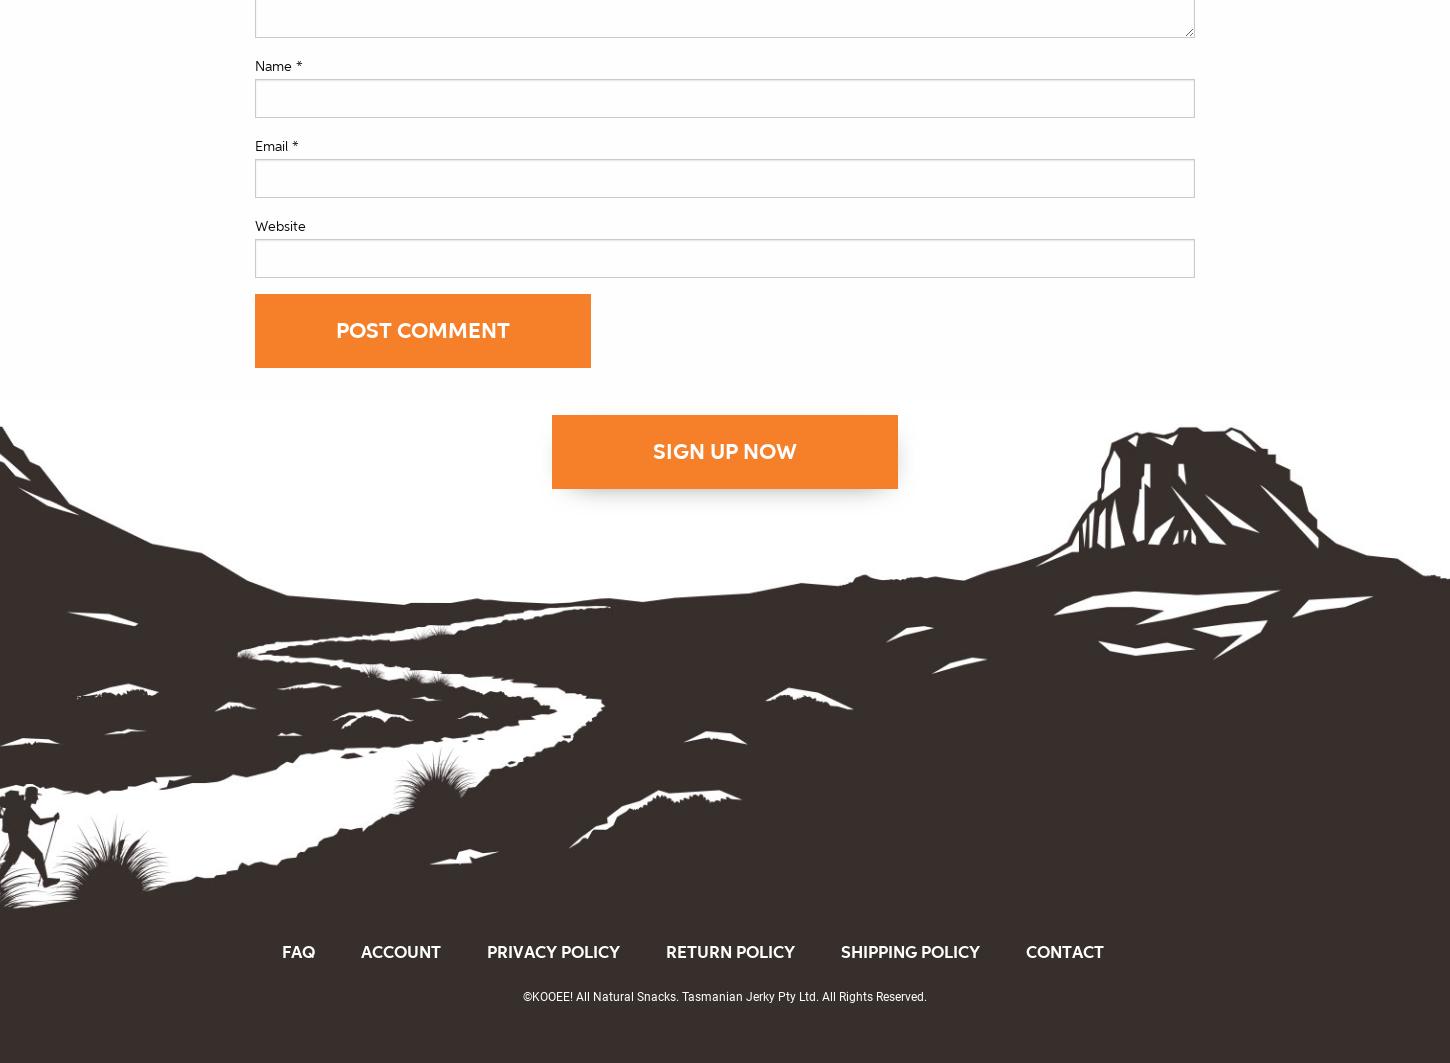 The image size is (1450, 1063). I want to click on 'Email', so click(273, 144).